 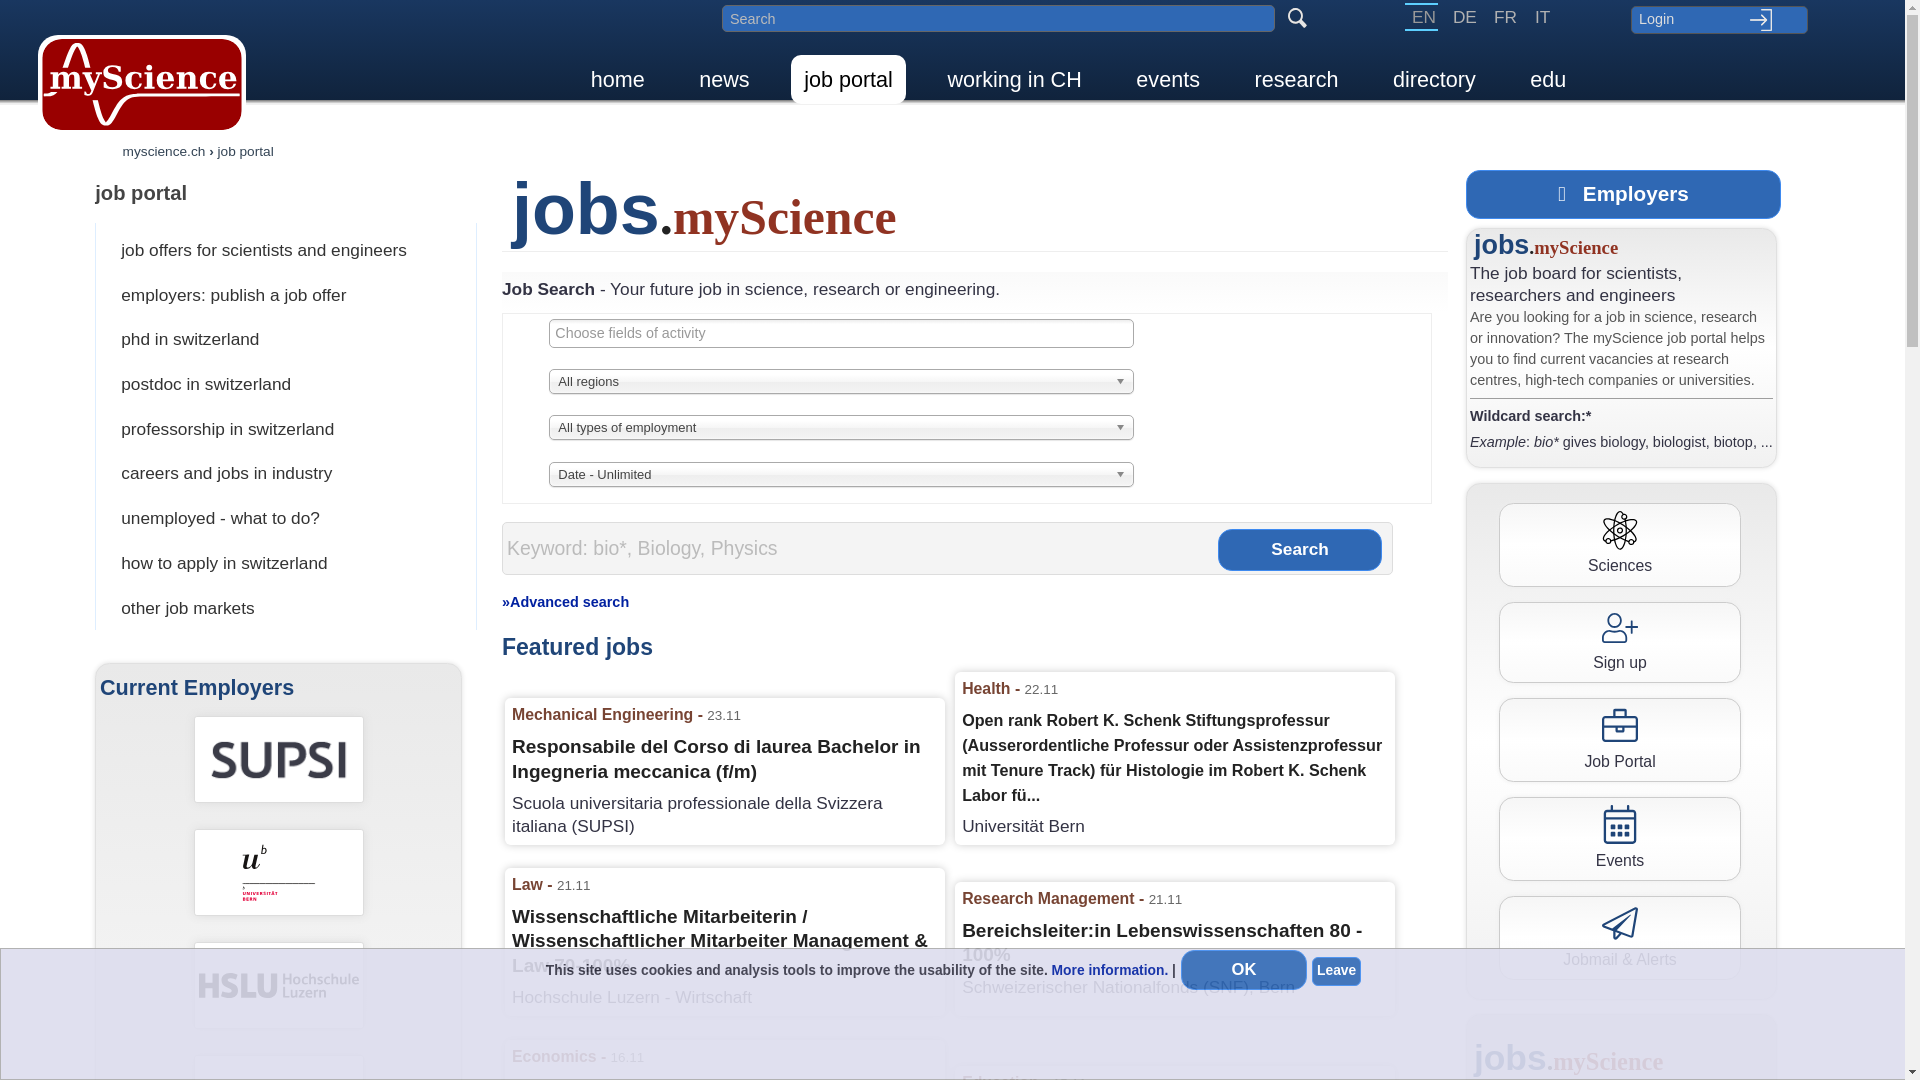 I want to click on 'Sign up', so click(x=1620, y=642).